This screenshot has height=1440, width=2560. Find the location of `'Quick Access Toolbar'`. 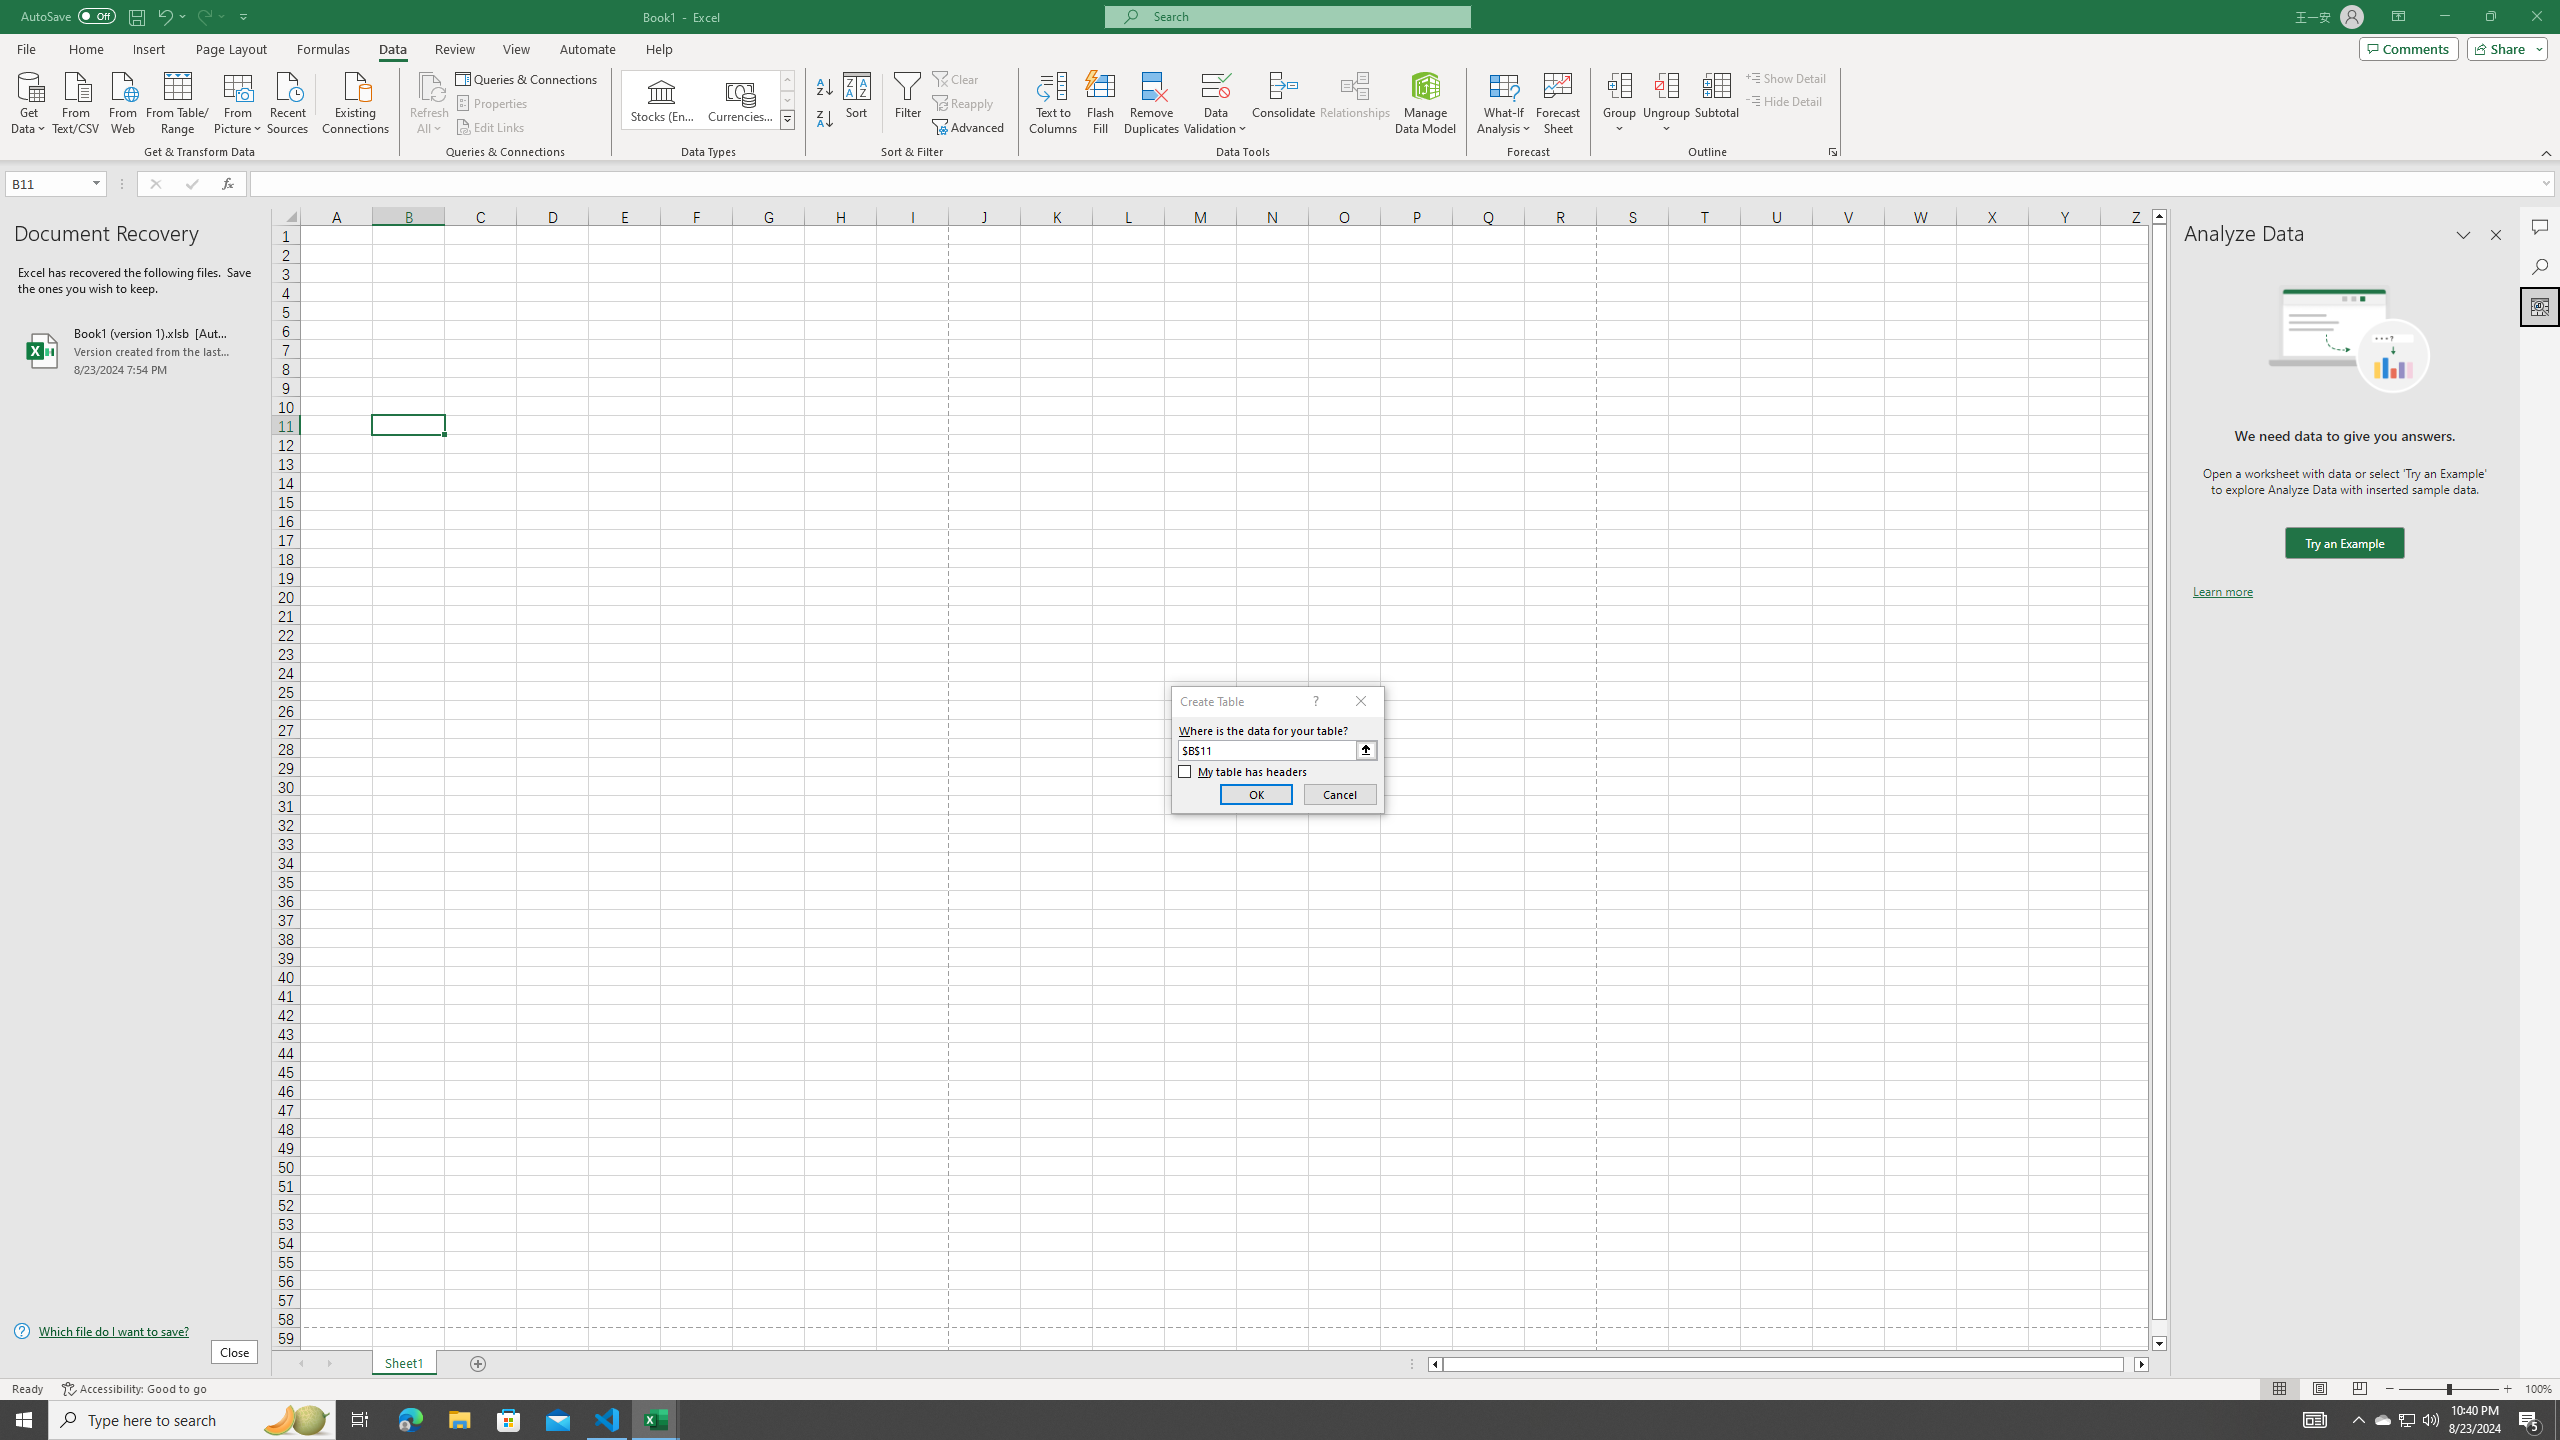

'Quick Access Toolbar' is located at coordinates (135, 16).